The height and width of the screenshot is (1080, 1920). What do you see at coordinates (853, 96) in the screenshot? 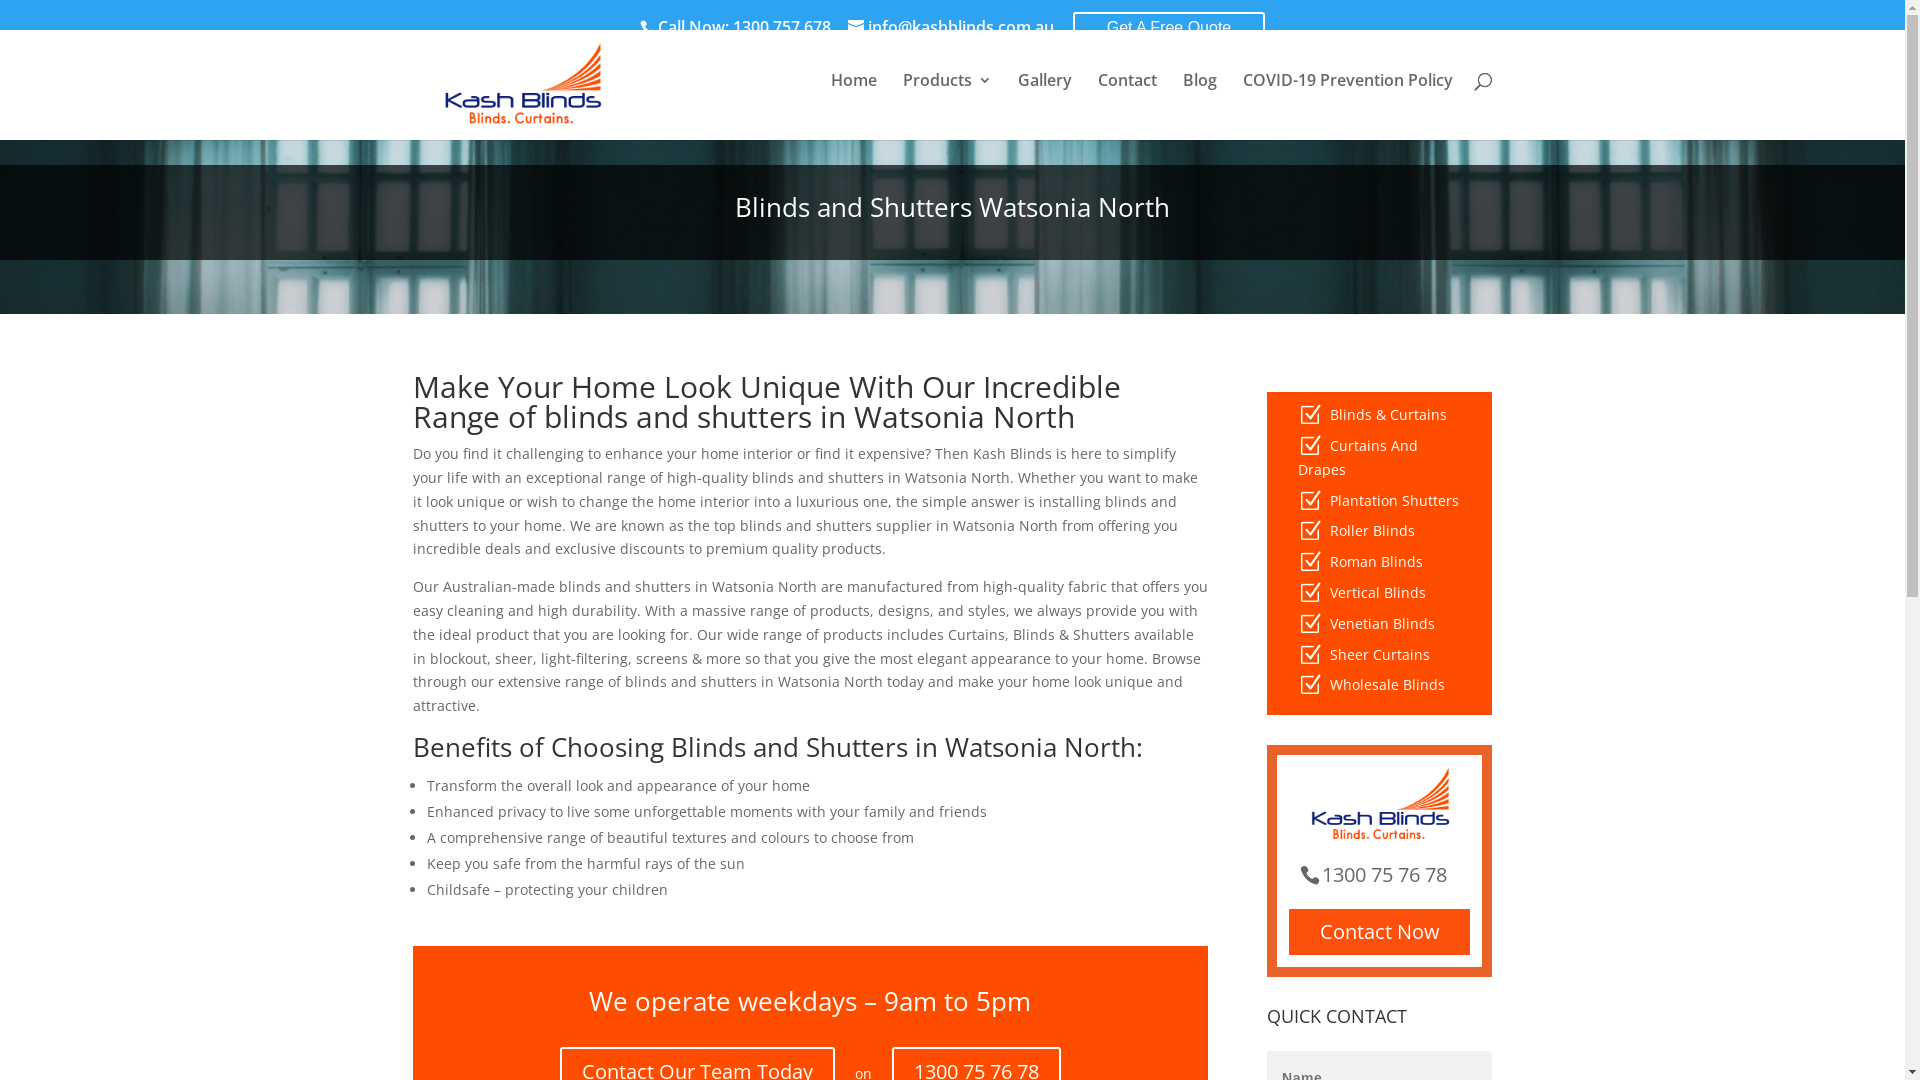
I see `'Home'` at bounding box center [853, 96].